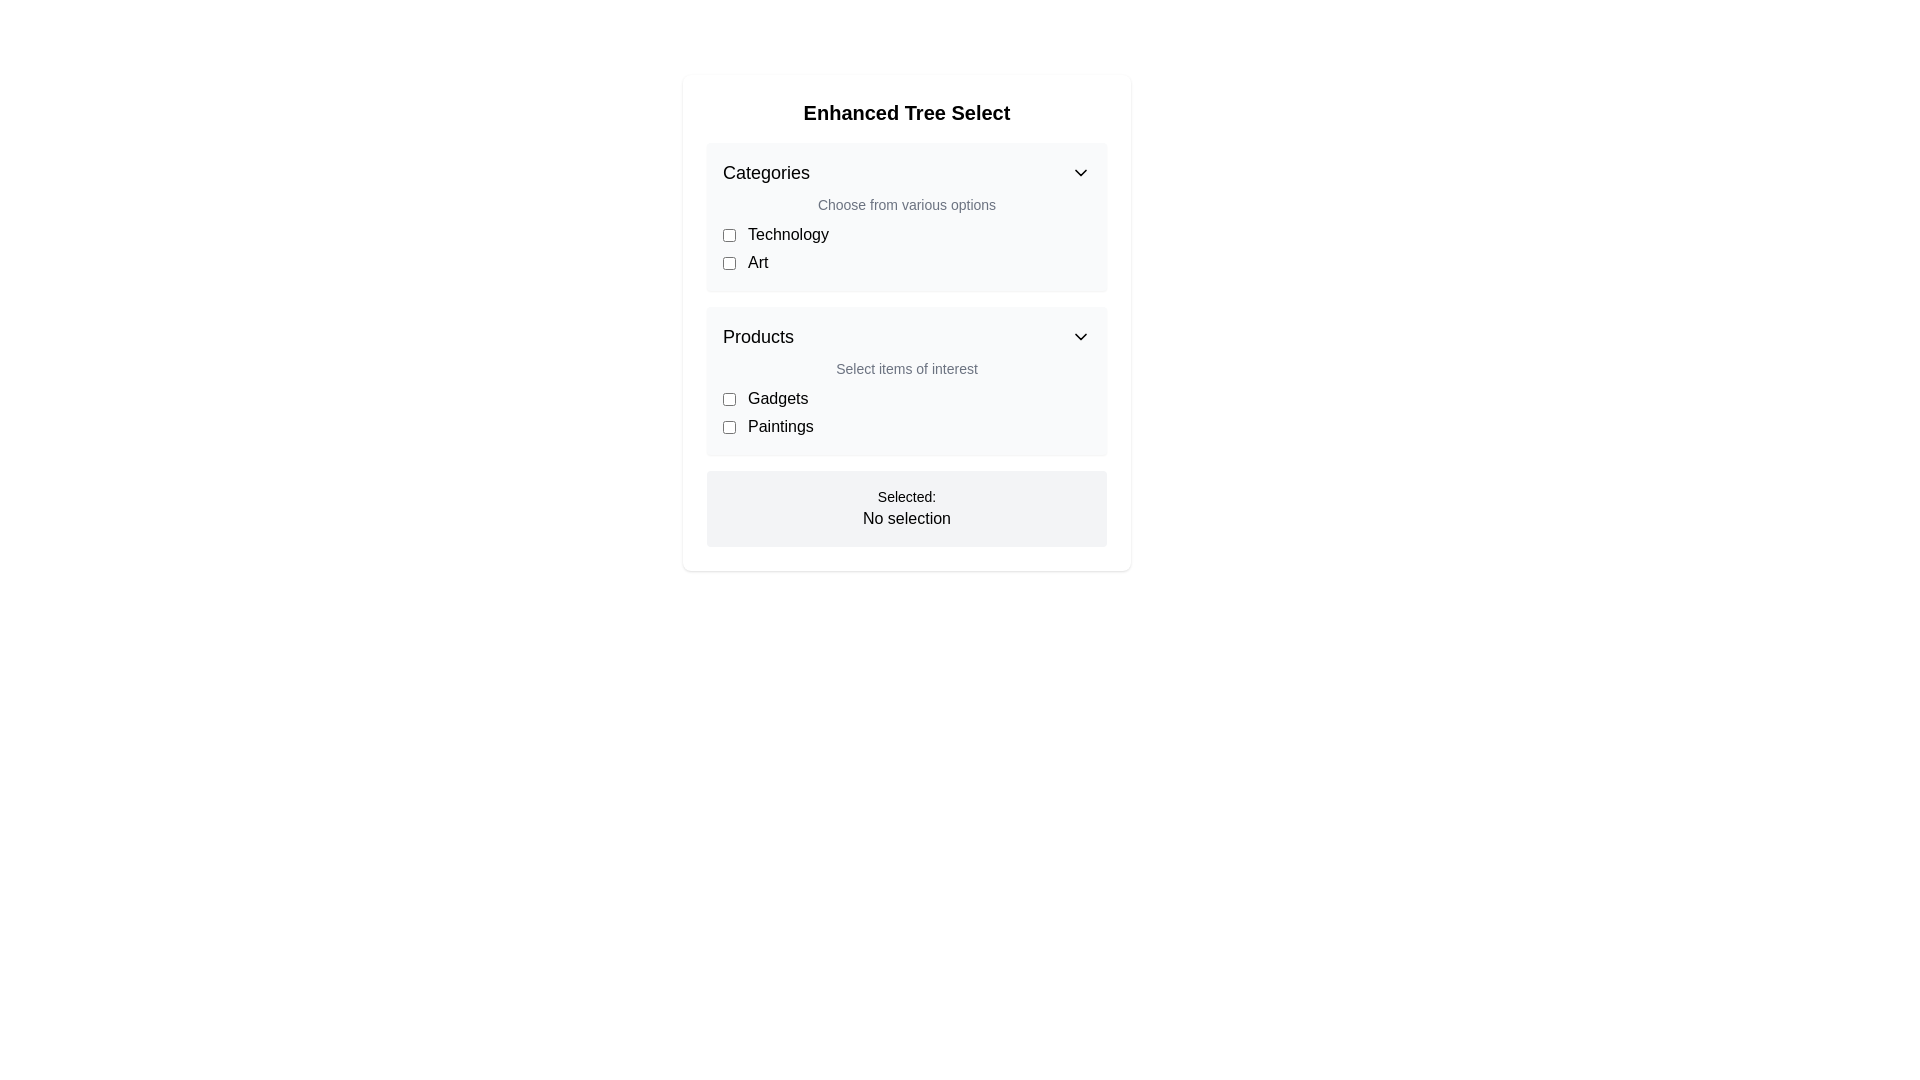  What do you see at coordinates (757, 335) in the screenshot?
I see `the 'Products' label at the top-left of the dropdown section, which is indicated by the bold text and chevron icon to its right` at bounding box center [757, 335].